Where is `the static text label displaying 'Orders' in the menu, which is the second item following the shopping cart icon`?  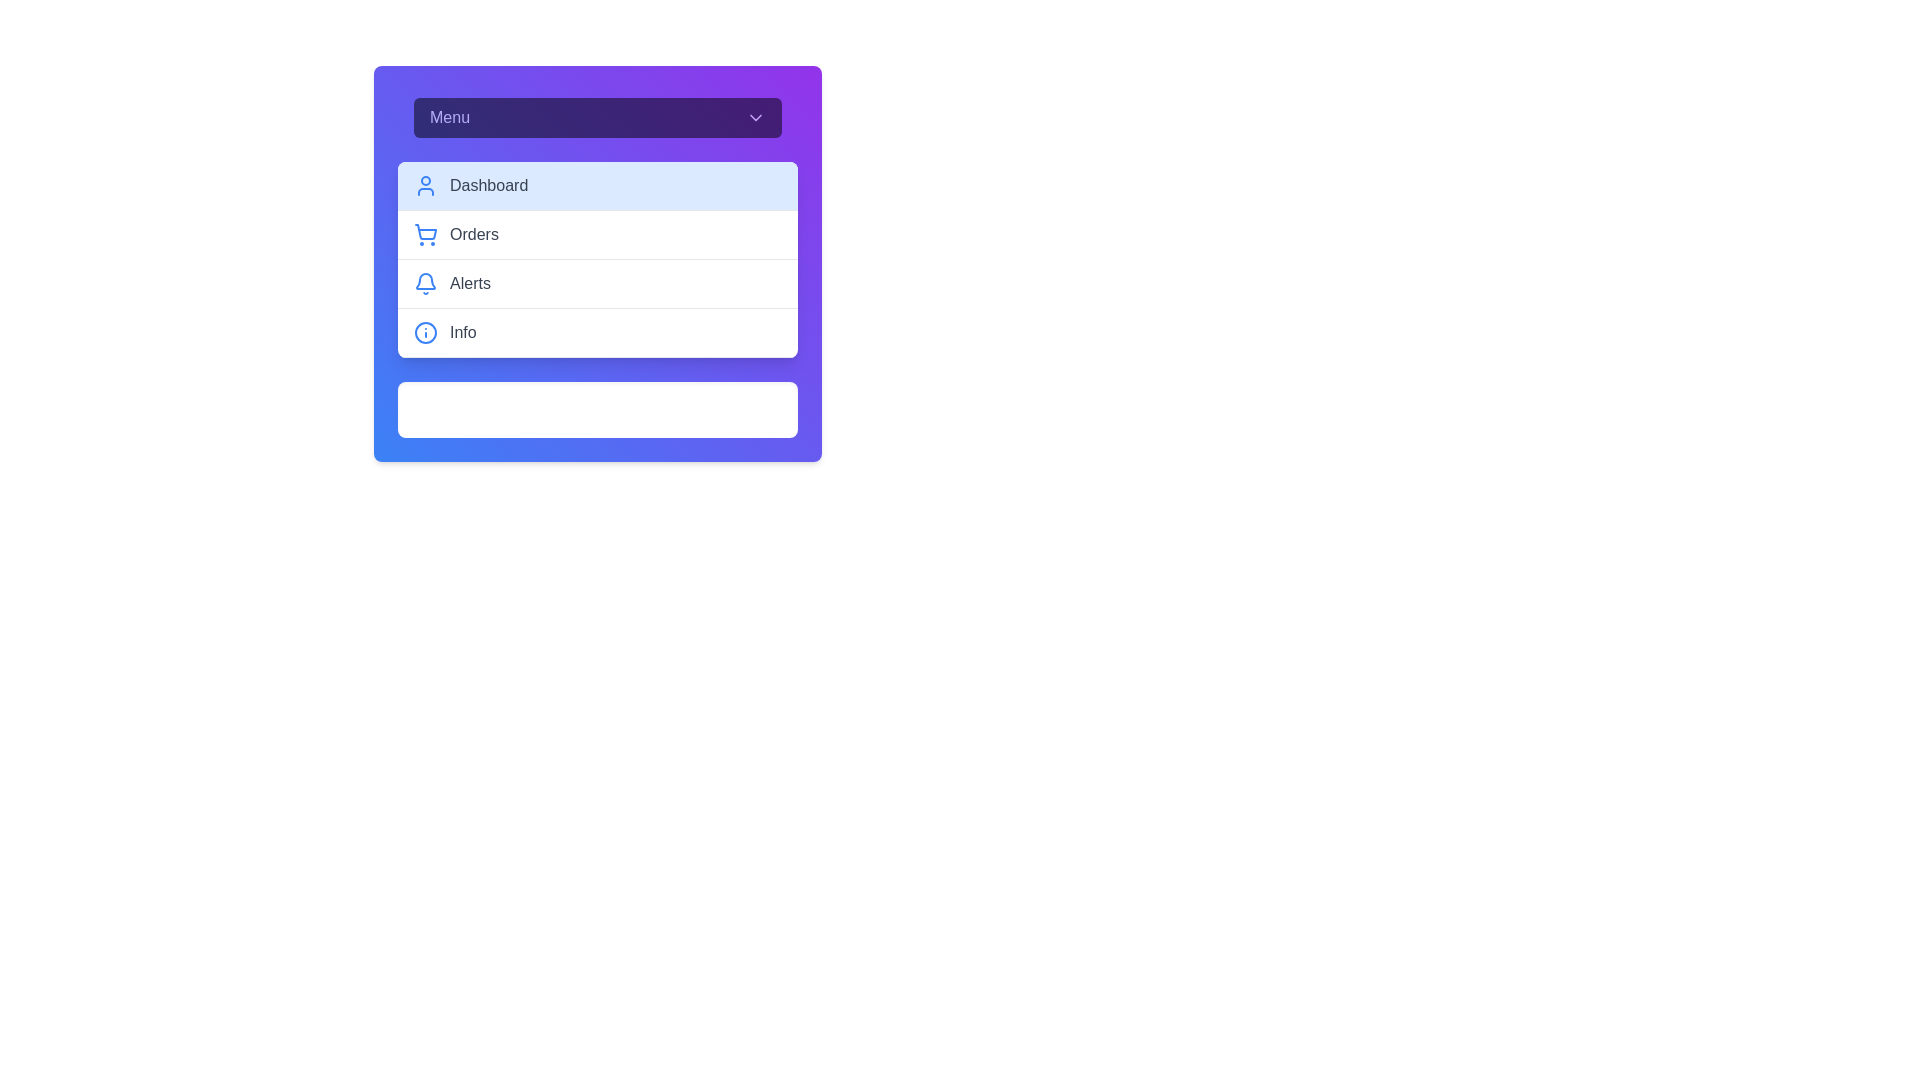 the static text label displaying 'Orders' in the menu, which is the second item following the shopping cart icon is located at coordinates (473, 234).